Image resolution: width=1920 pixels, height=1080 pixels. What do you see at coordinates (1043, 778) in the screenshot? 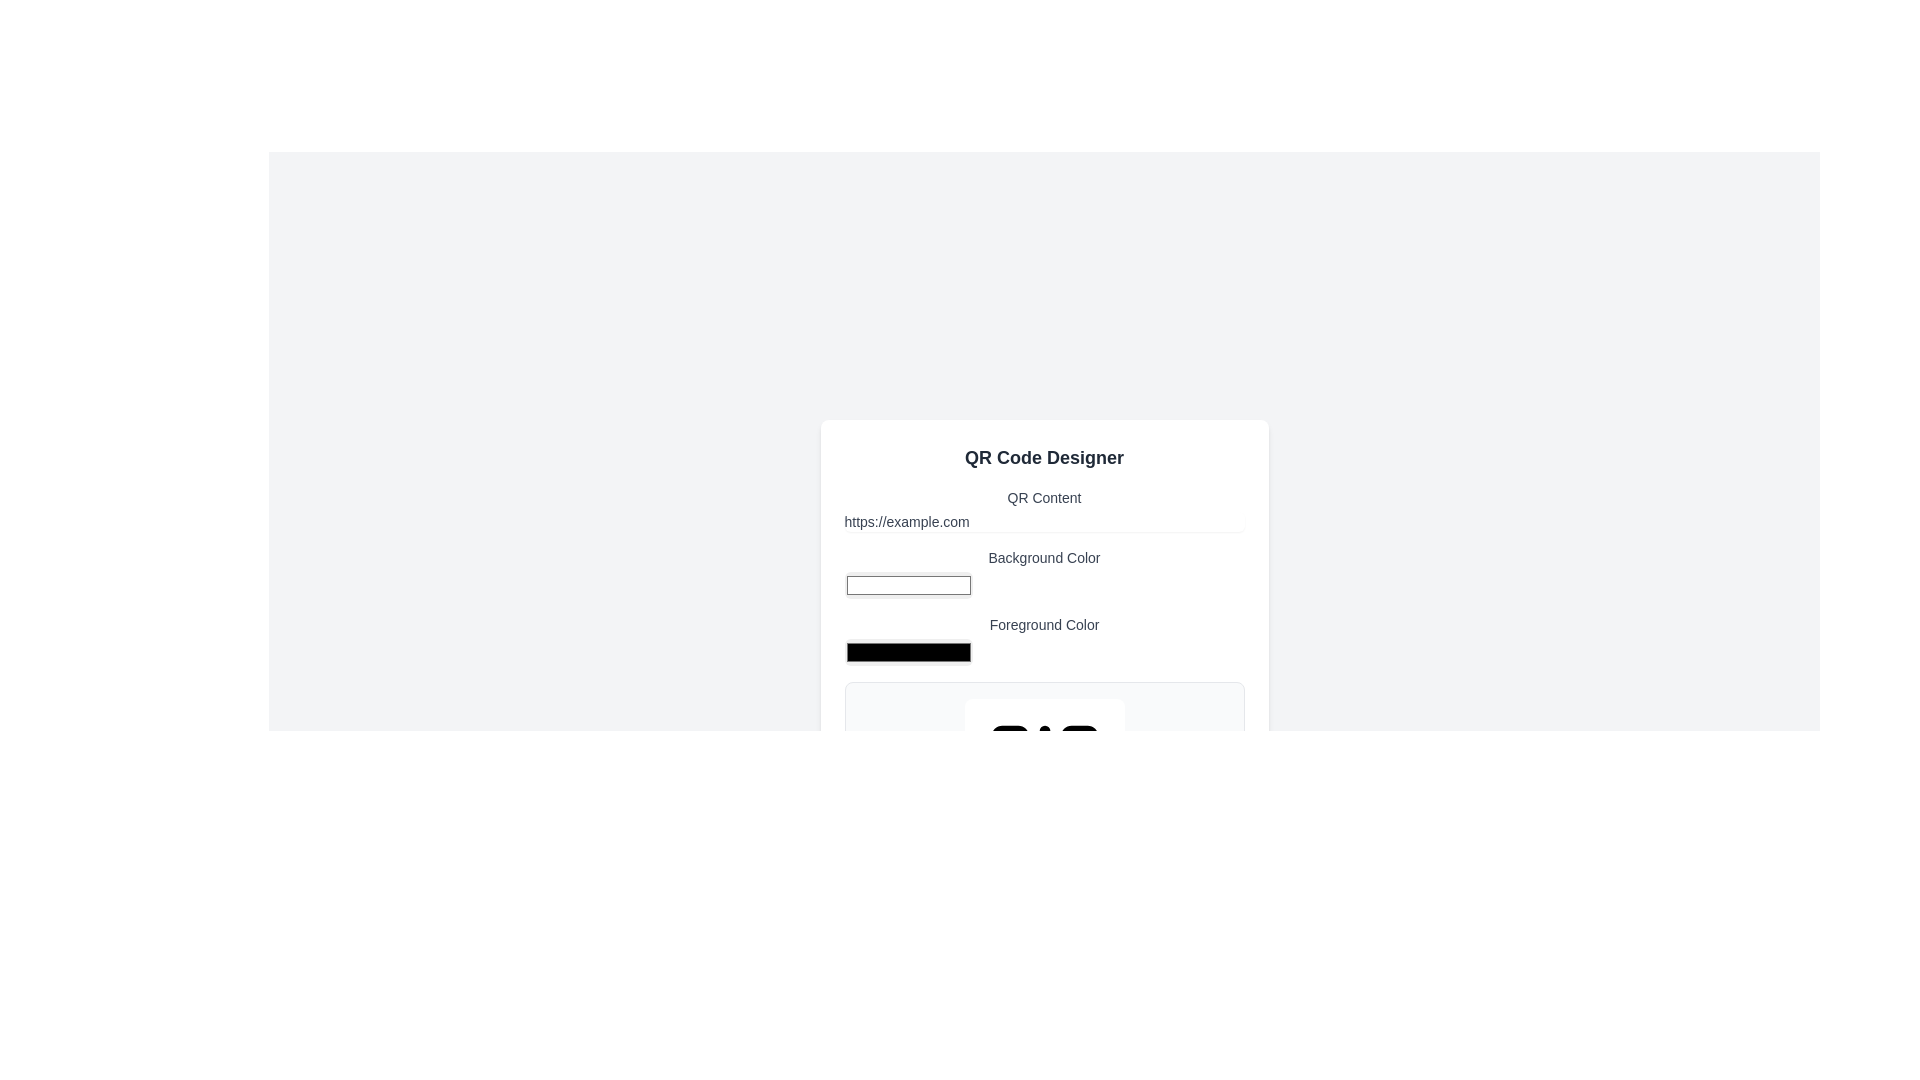
I see `the static graphic element representing the QR code, located in the bottom half of the 'QR Code Designer' section, below the 'Foreground Color' selector` at bounding box center [1043, 778].